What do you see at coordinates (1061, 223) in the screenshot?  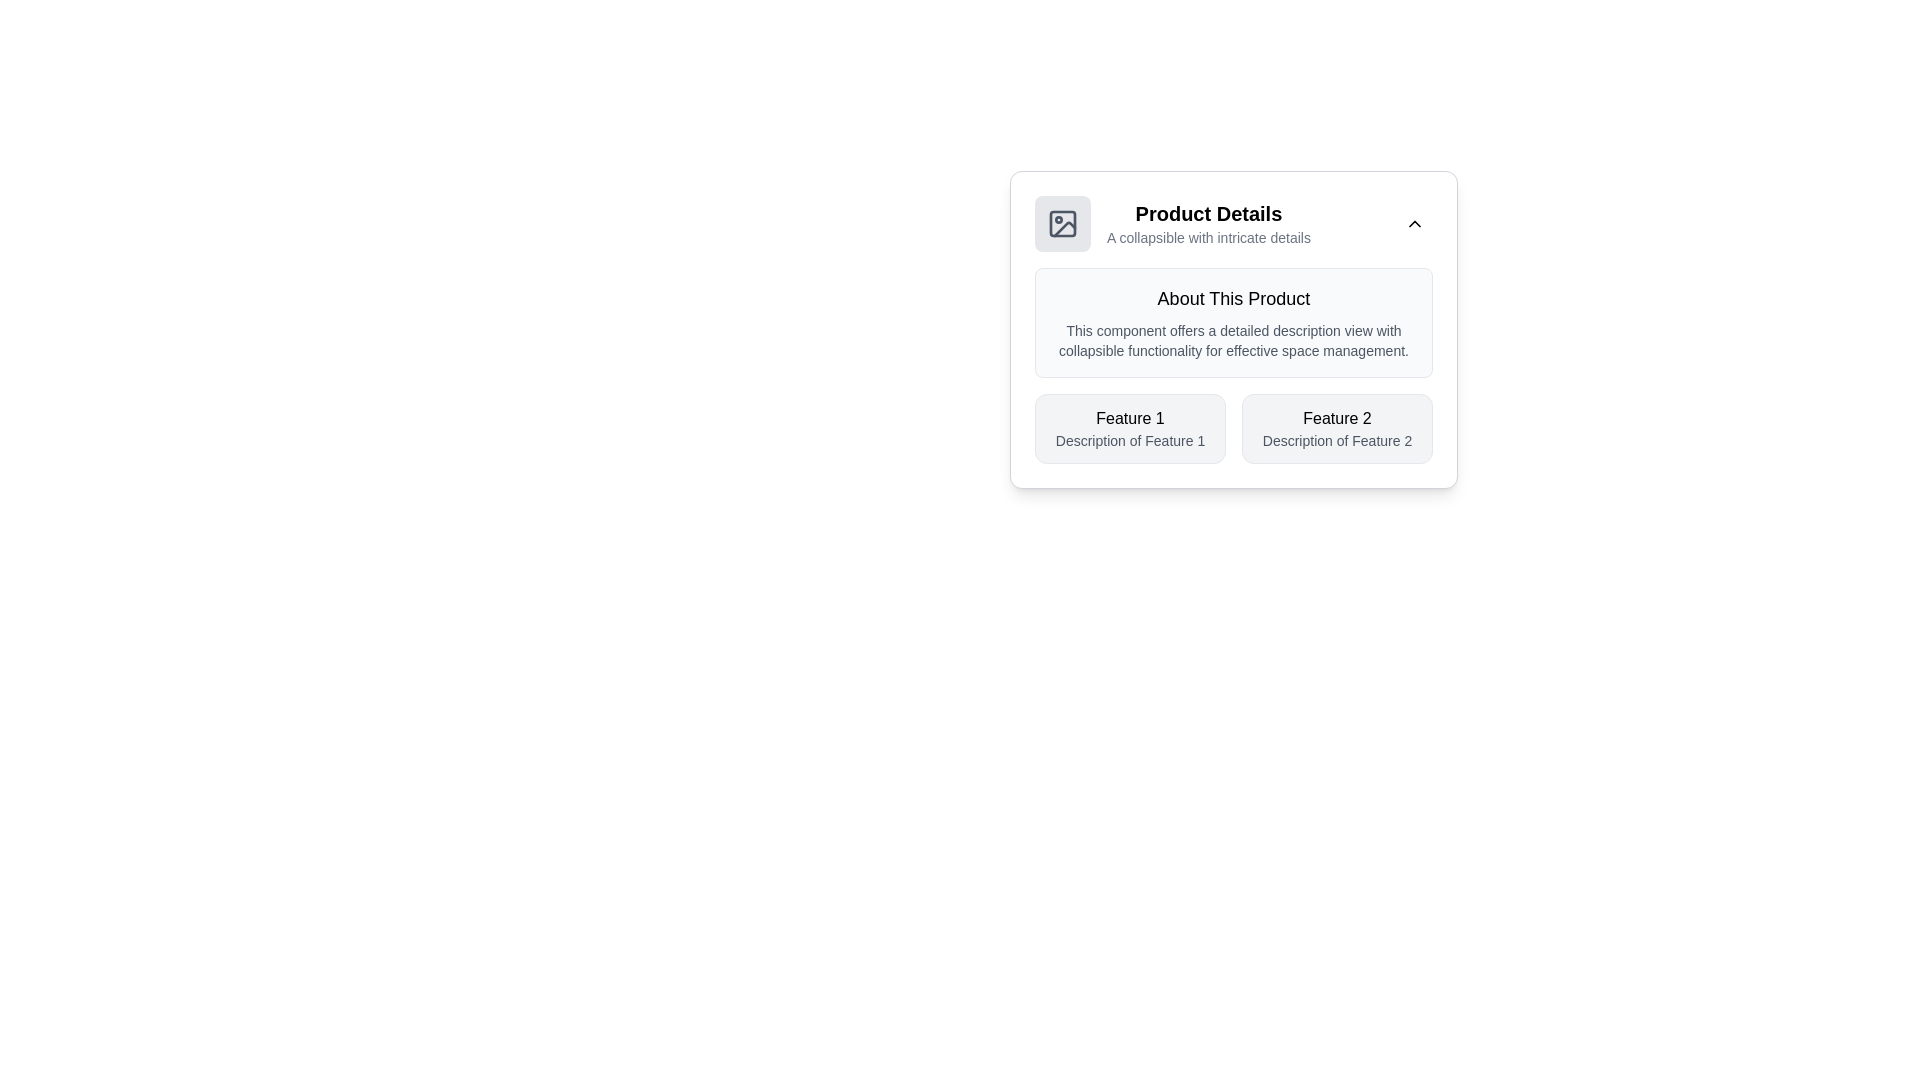 I see `the icon representing the image or visual placeholder related to the 'Product Details' section, located to the left of the heading 'Product Details'` at bounding box center [1061, 223].